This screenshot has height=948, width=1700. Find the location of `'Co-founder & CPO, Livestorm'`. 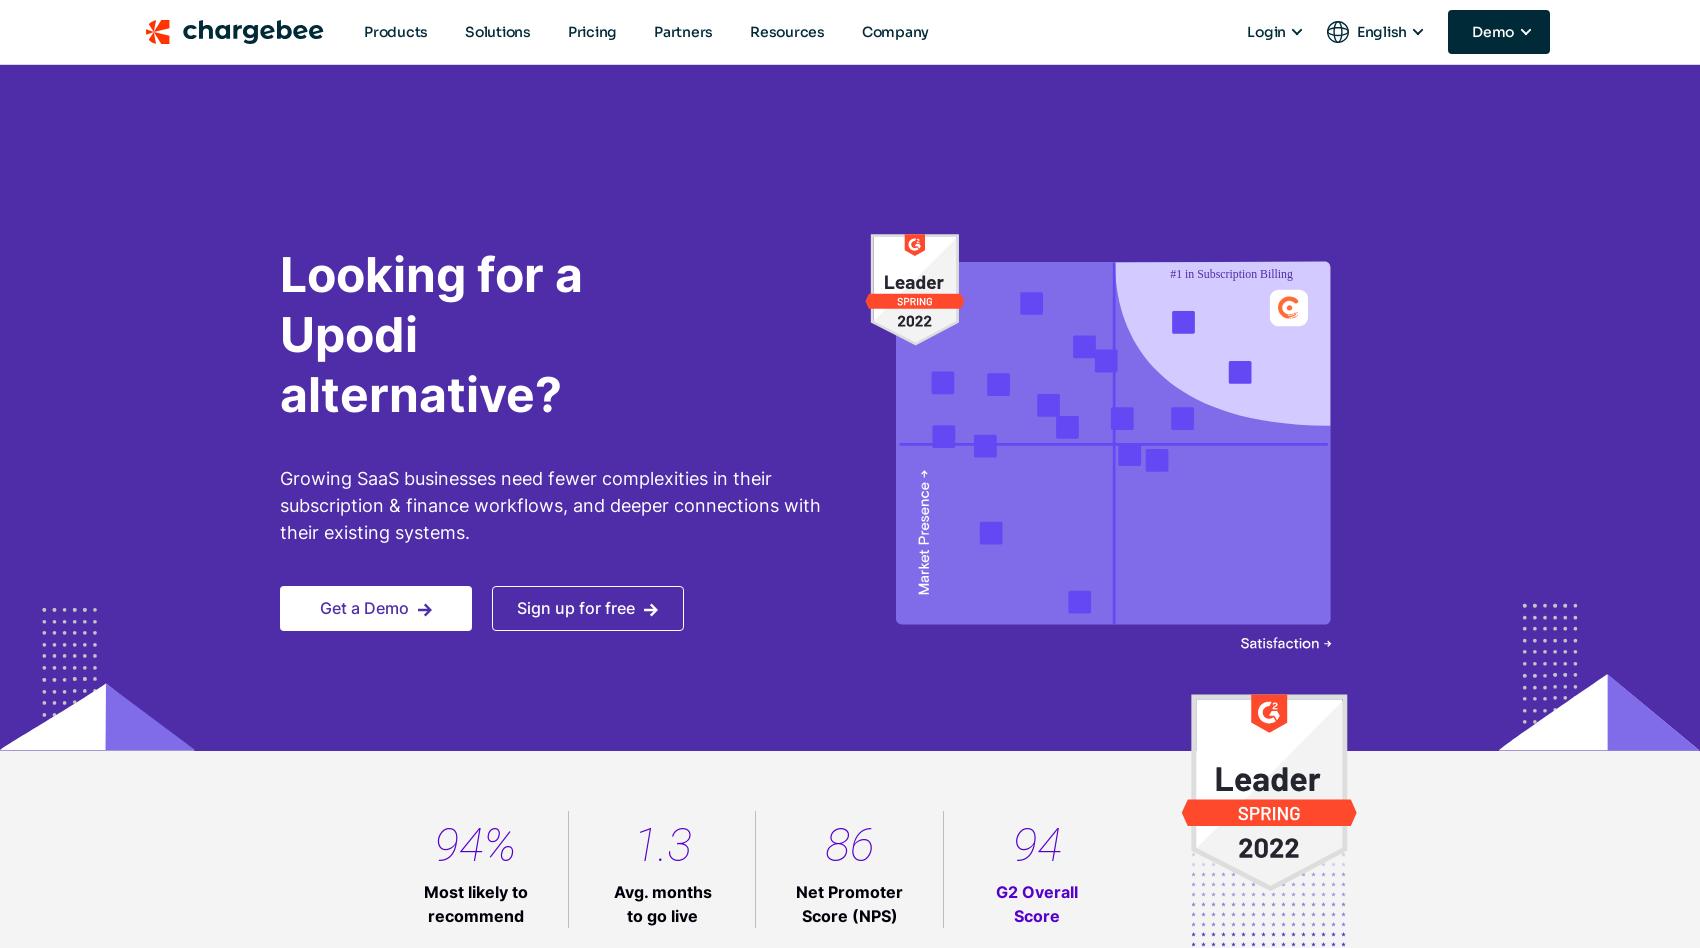

'Co-founder & CPO, Livestorm' is located at coordinates (1134, 906).